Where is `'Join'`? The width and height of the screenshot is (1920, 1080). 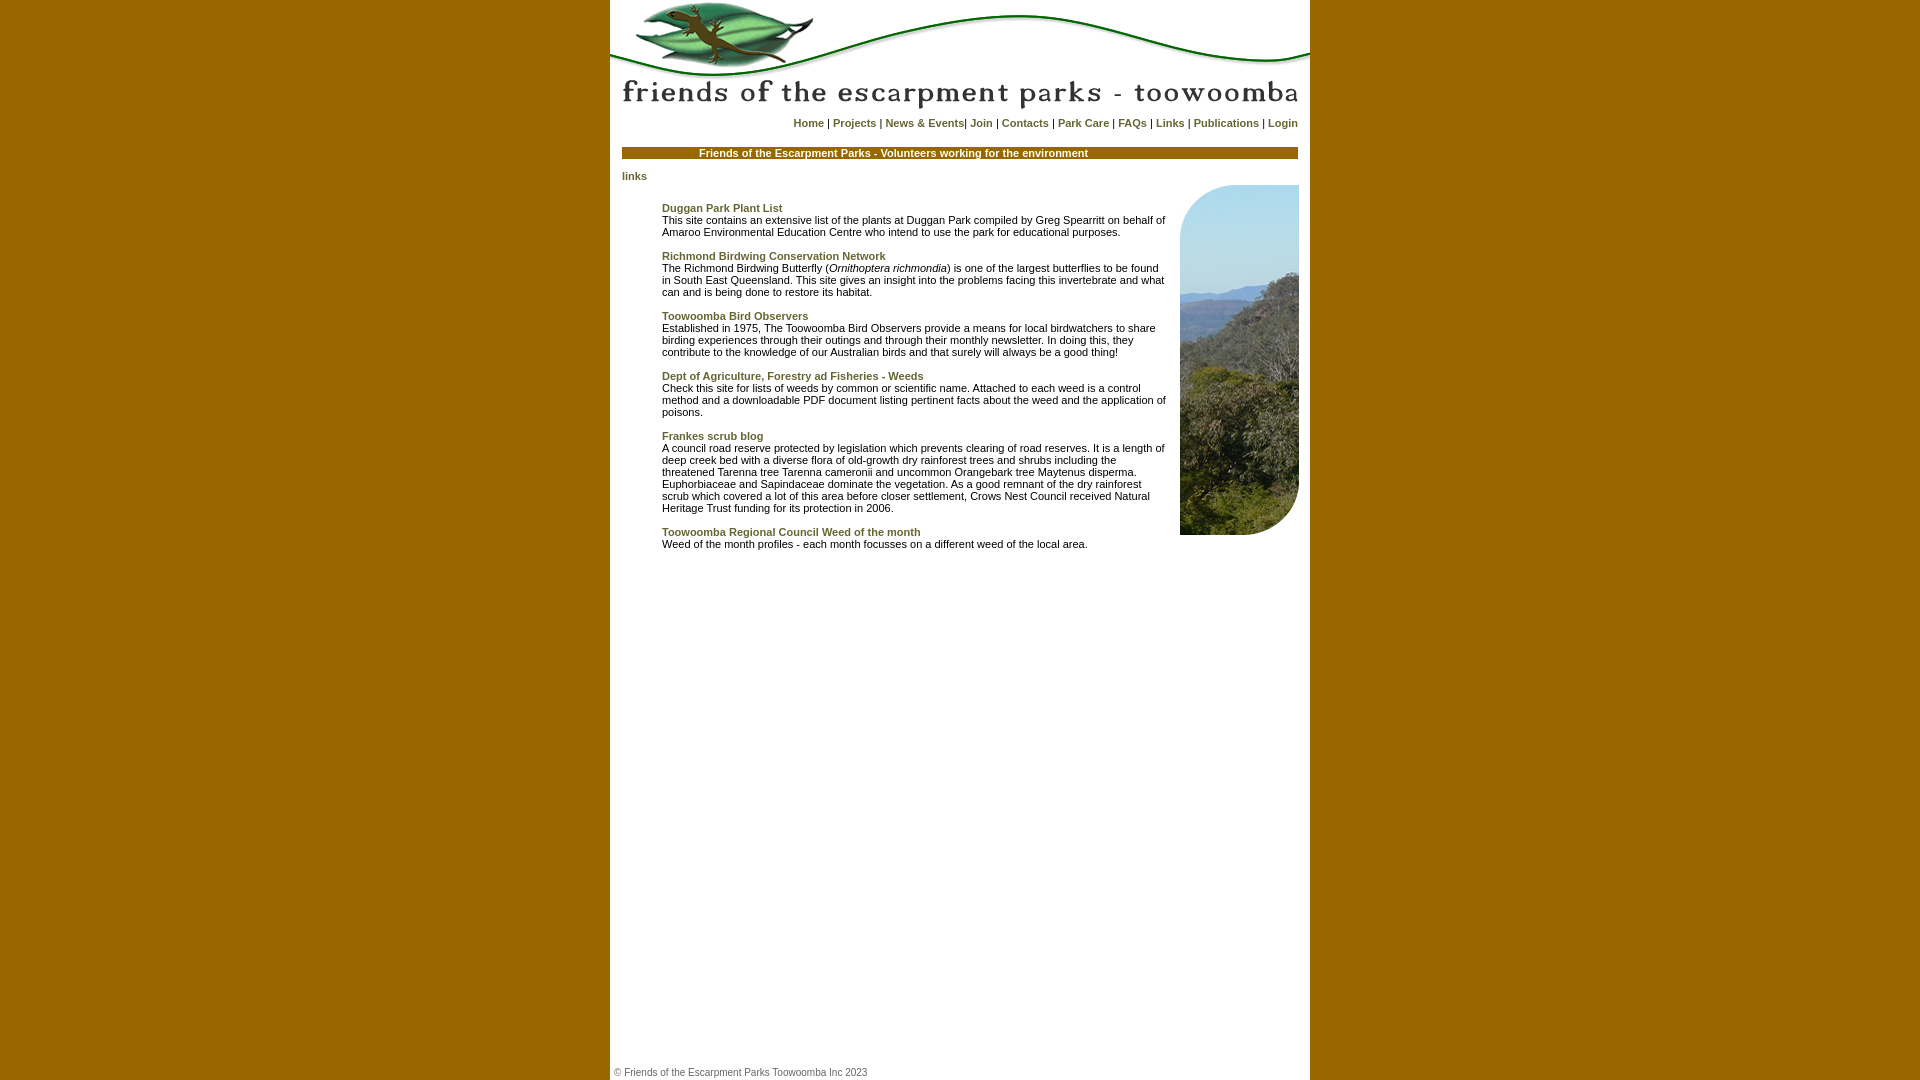 'Join' is located at coordinates (981, 122).